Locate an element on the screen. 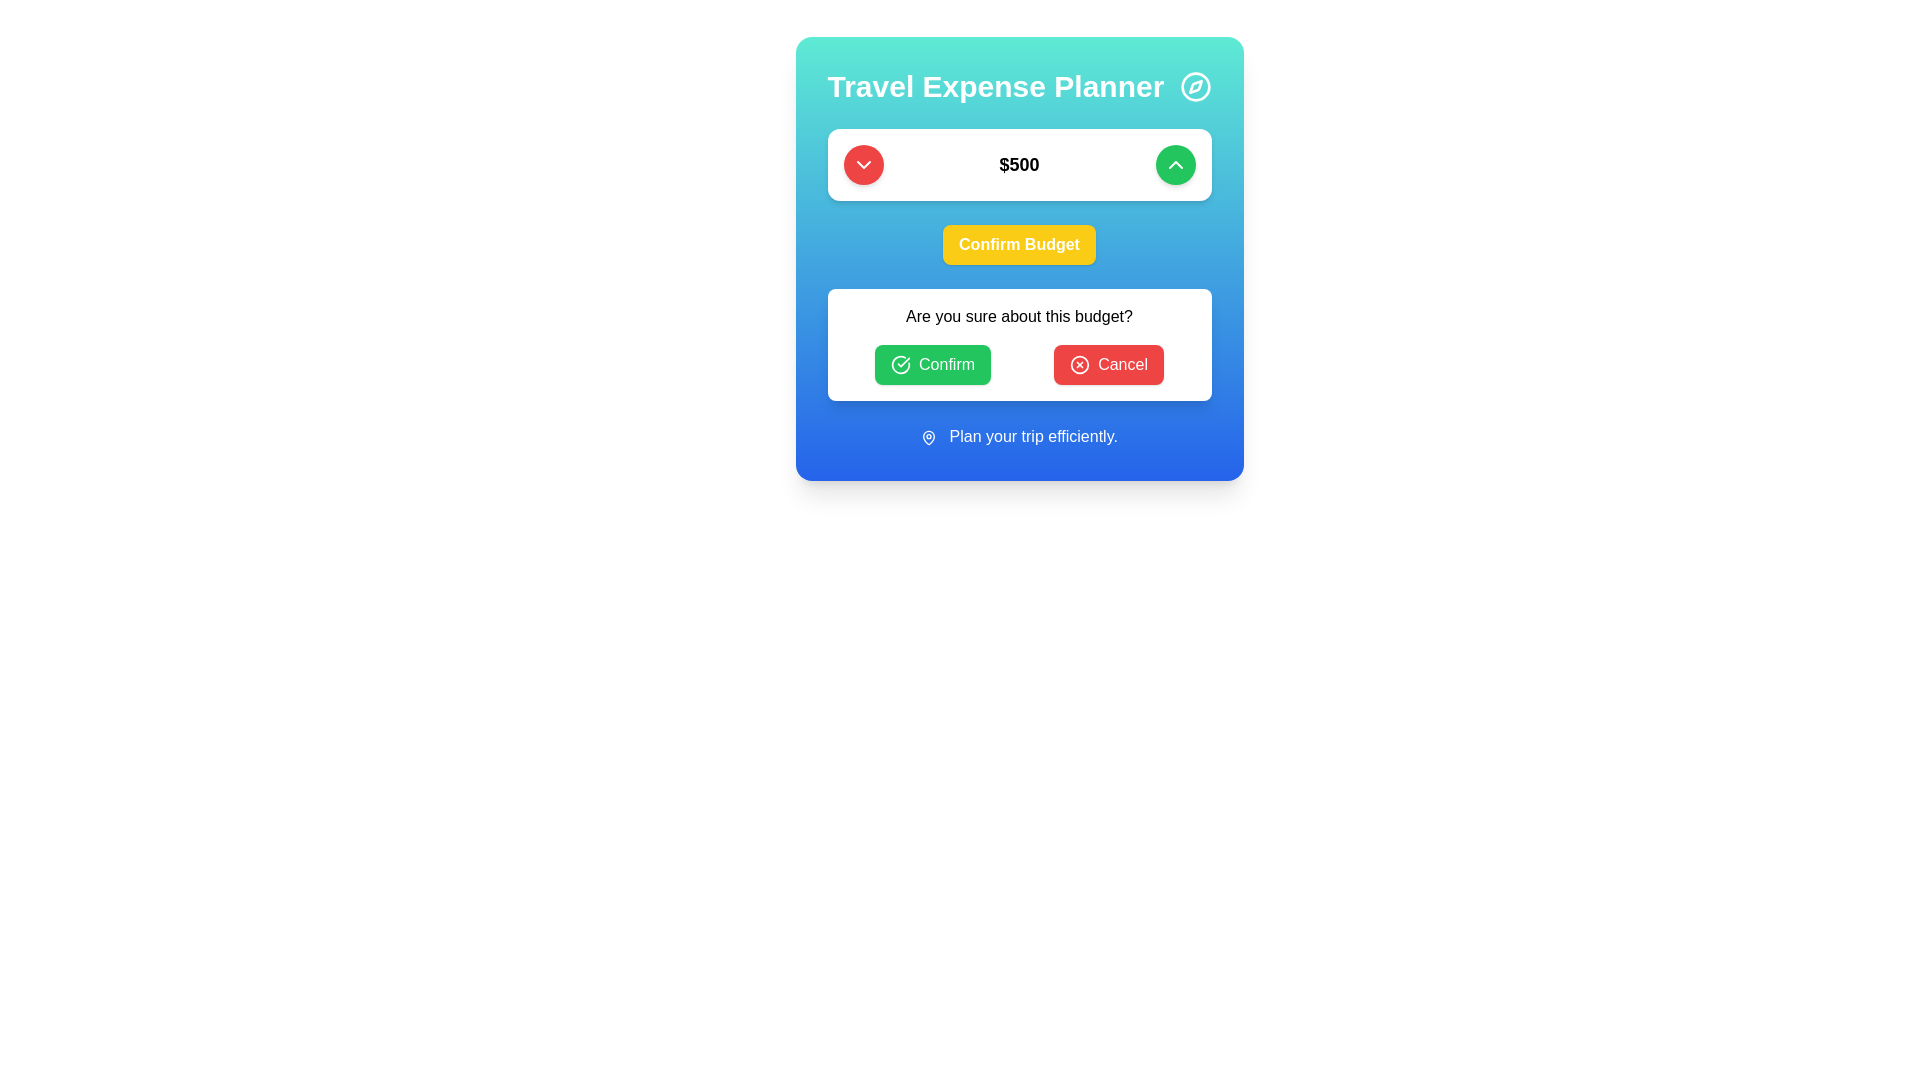 This screenshot has height=1080, width=1920. the cancel or close button icon (circle) located at the top-left corner of the modal interface, above the title 'Travel Expense Planner' is located at coordinates (1079, 365).